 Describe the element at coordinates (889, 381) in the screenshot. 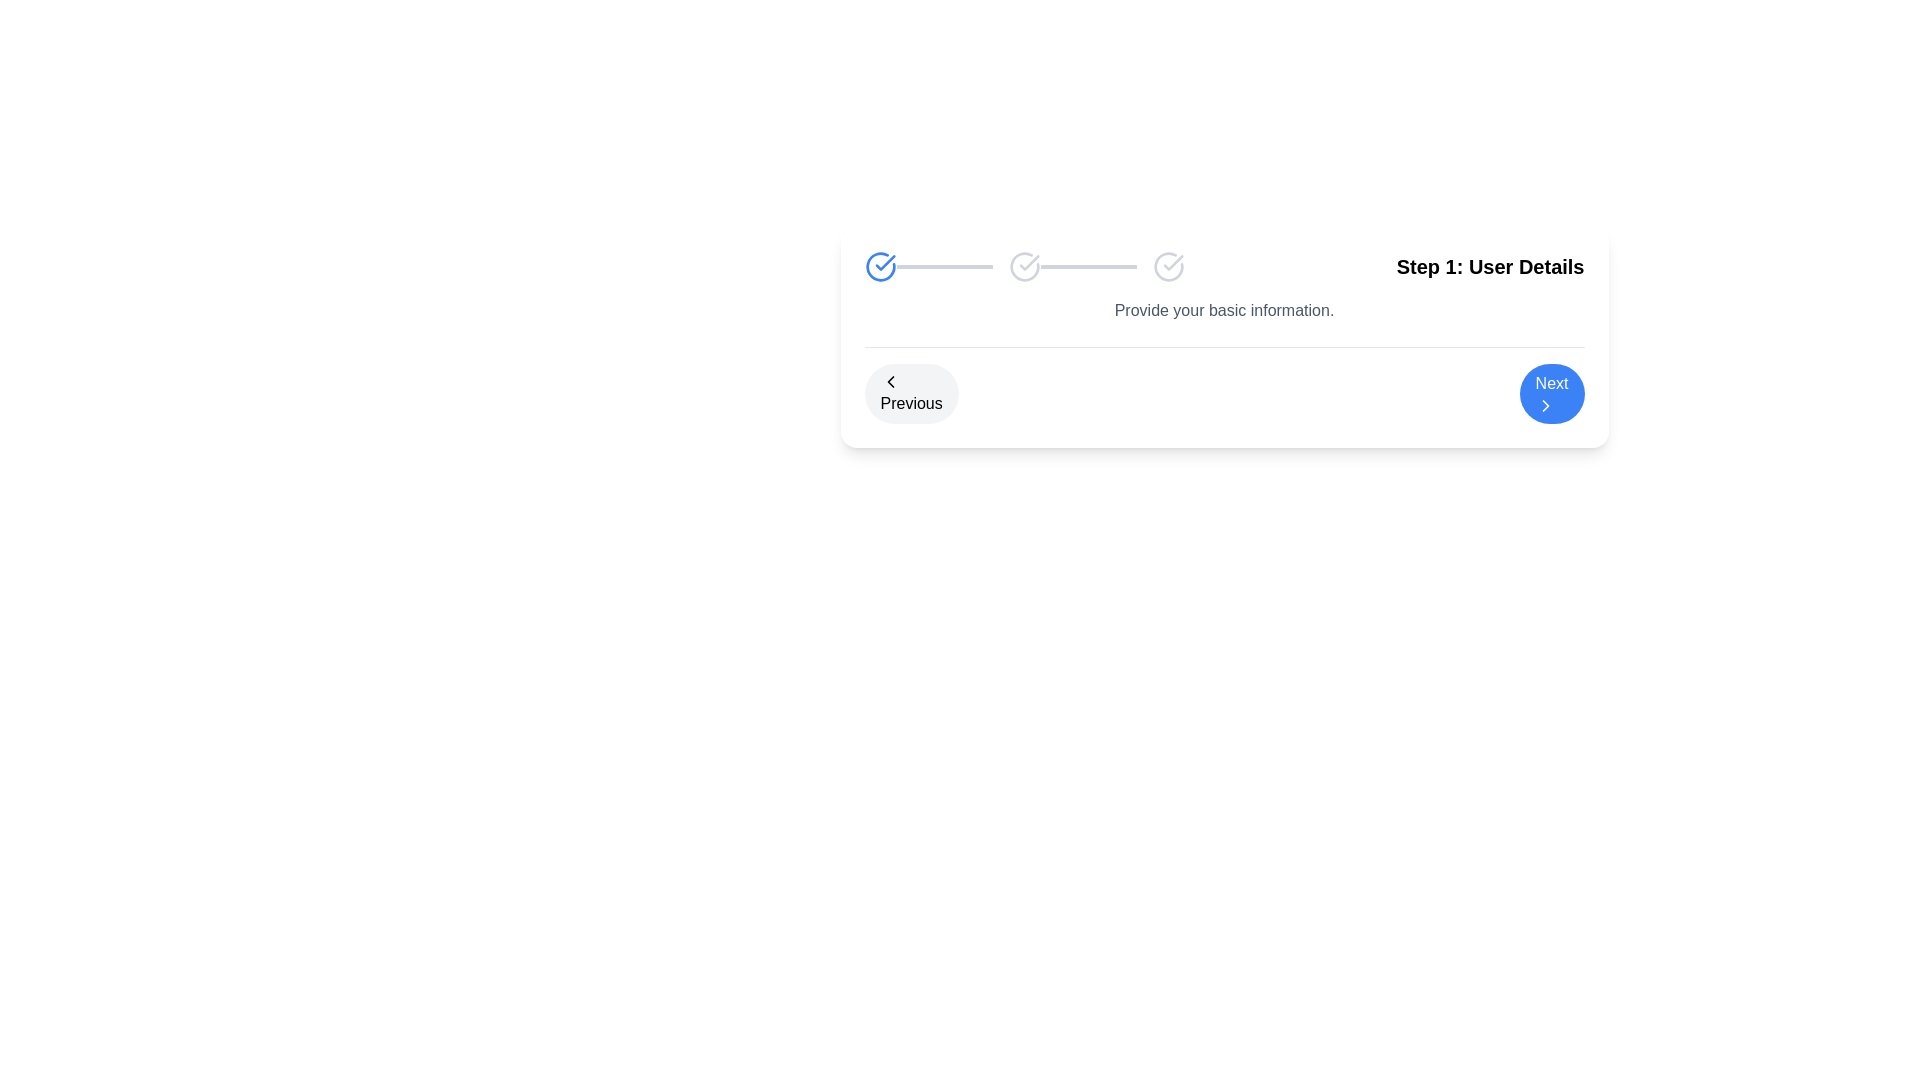

I see `the chevron-left icon located within the 'Previous' button at the bottom-left corner of the interface` at that location.